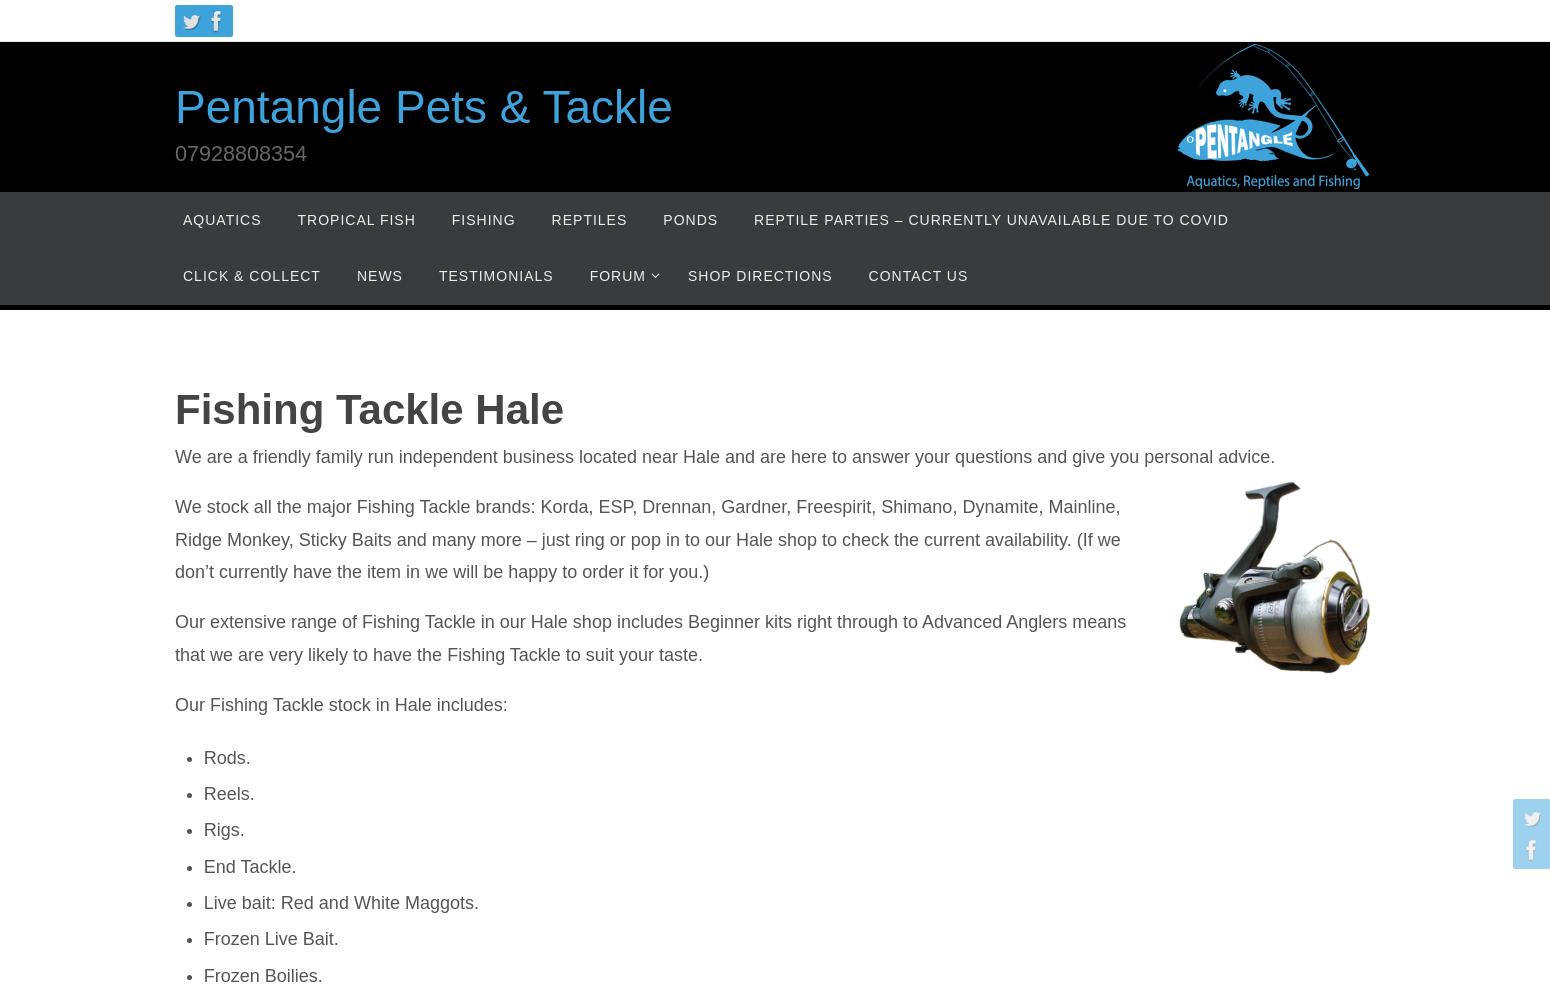  Describe the element at coordinates (339, 903) in the screenshot. I see `'Live bait: Red and White Maggots.'` at that location.